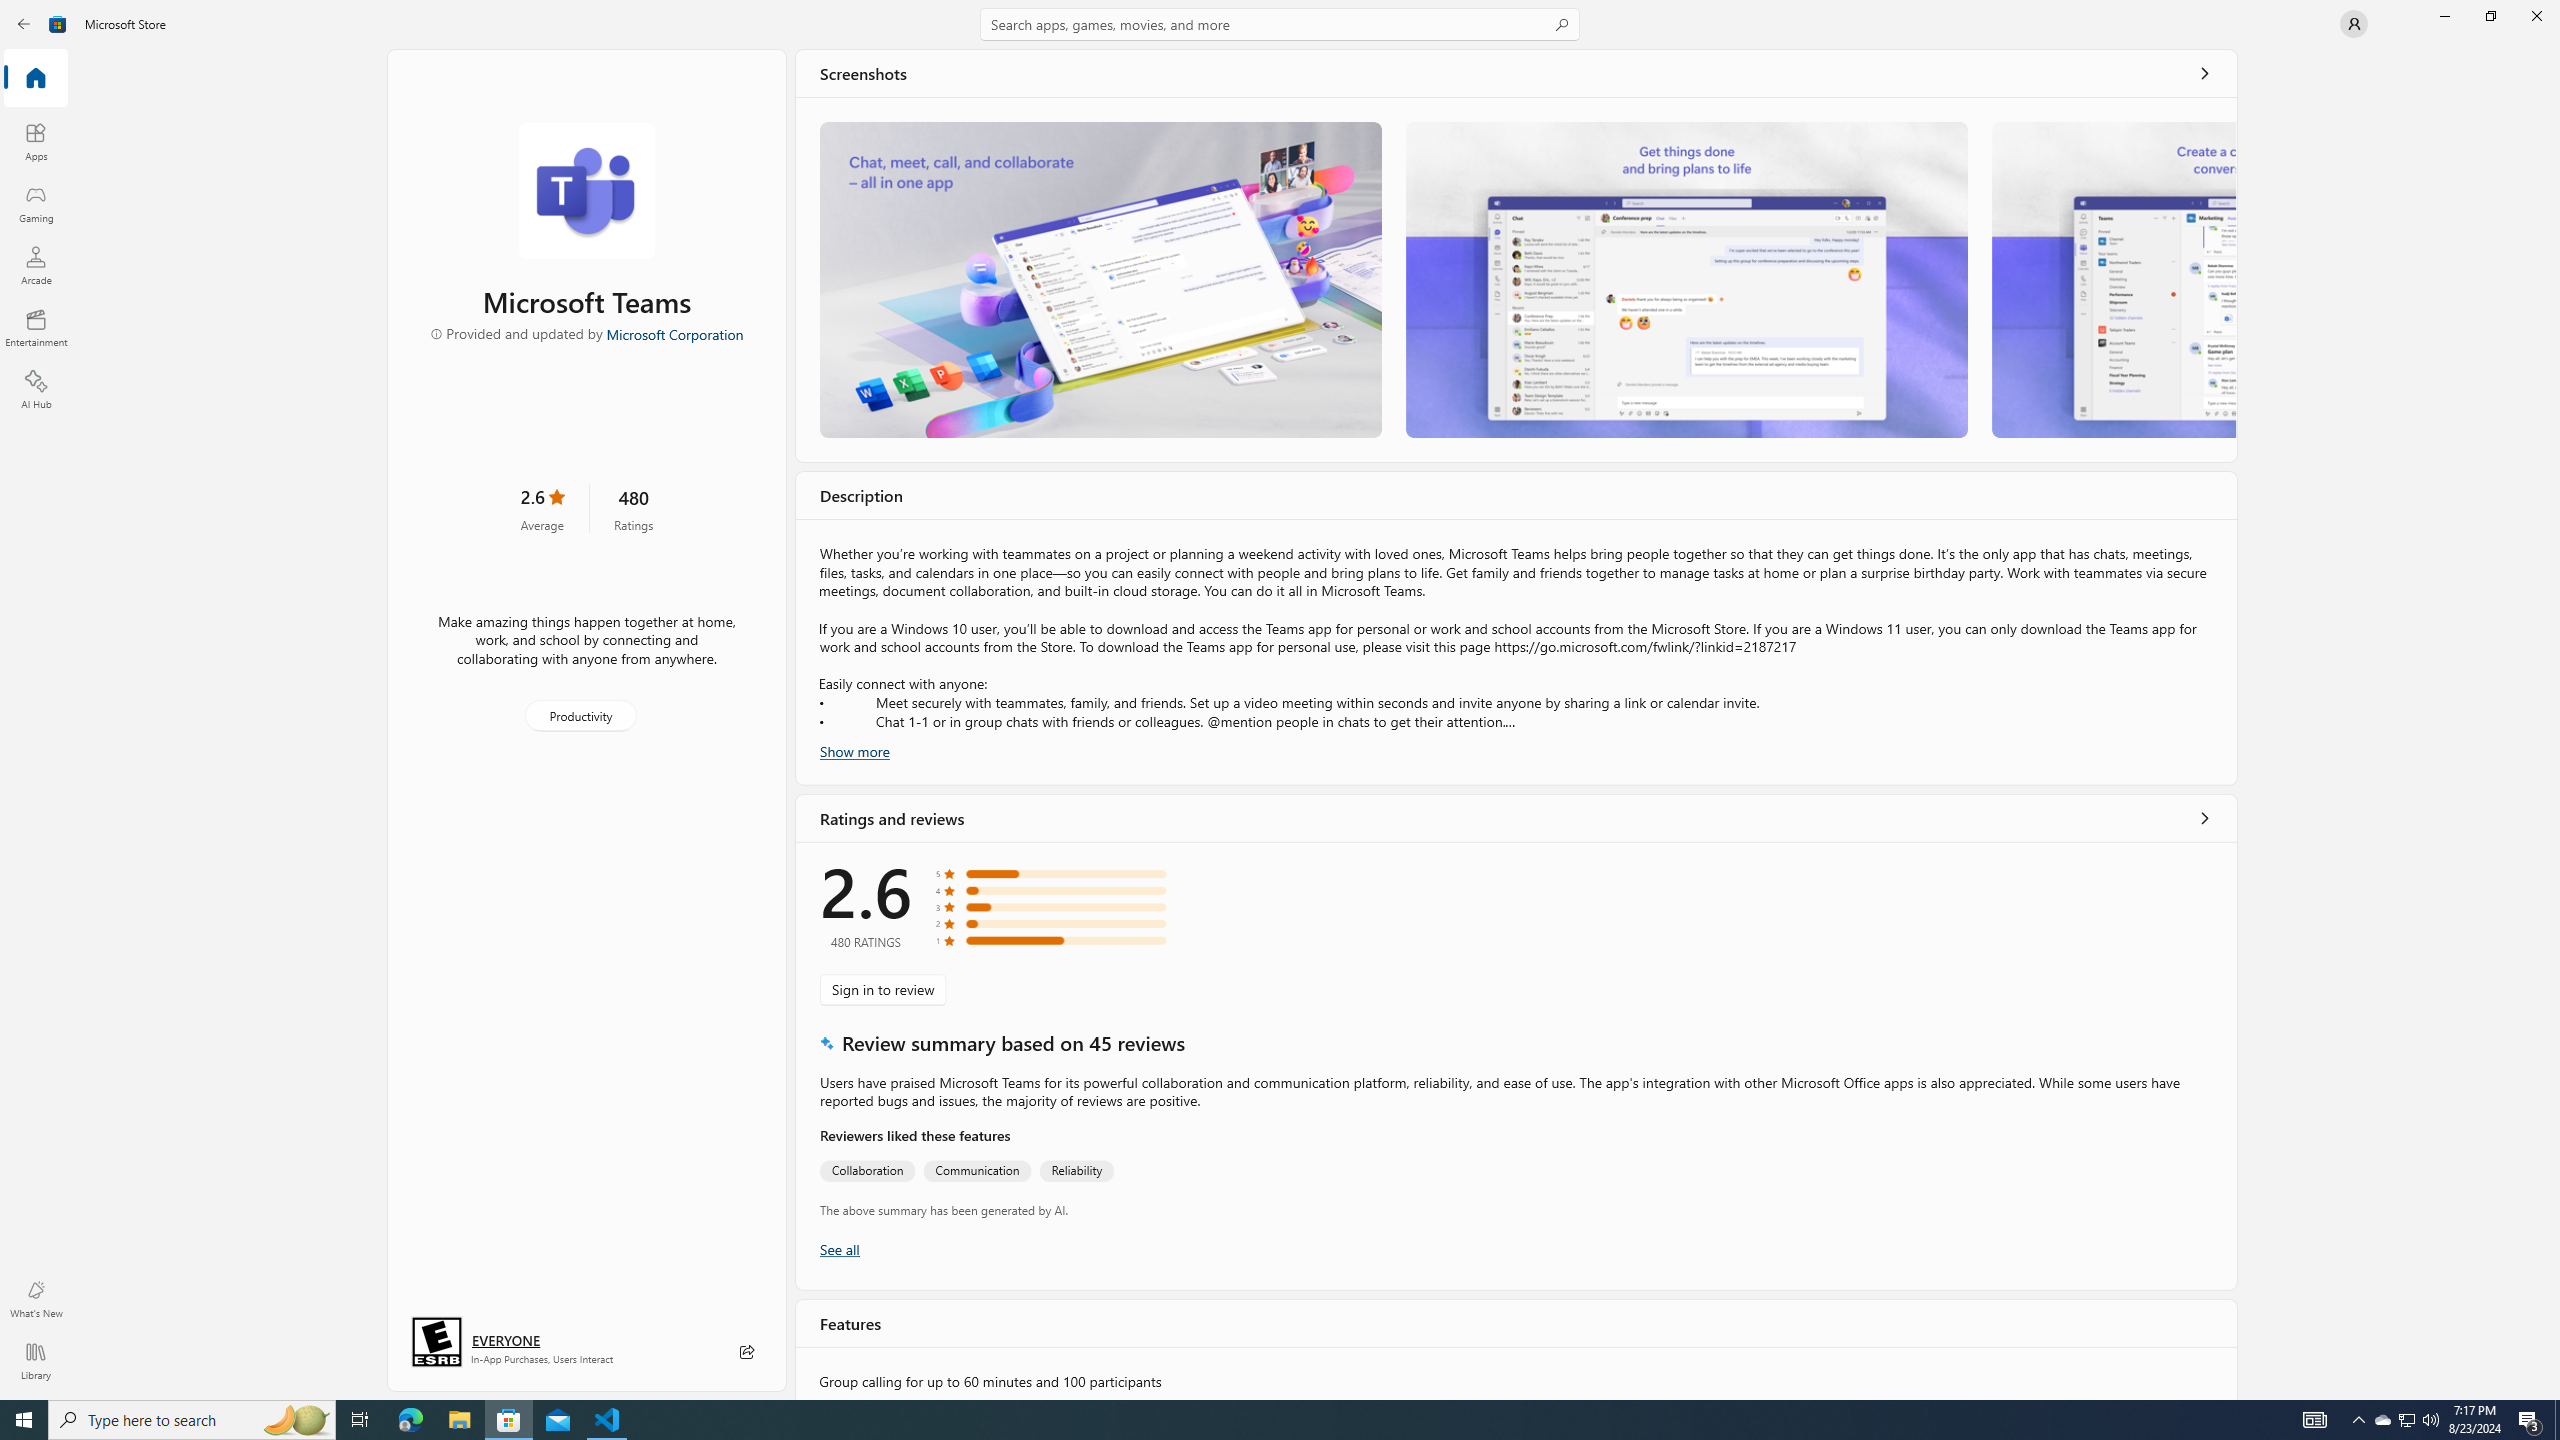 Image resolution: width=2560 pixels, height=1440 pixels. Describe the element at coordinates (505, 1340) in the screenshot. I see `'Age rating: EVERYONE. Click for more information.'` at that location.